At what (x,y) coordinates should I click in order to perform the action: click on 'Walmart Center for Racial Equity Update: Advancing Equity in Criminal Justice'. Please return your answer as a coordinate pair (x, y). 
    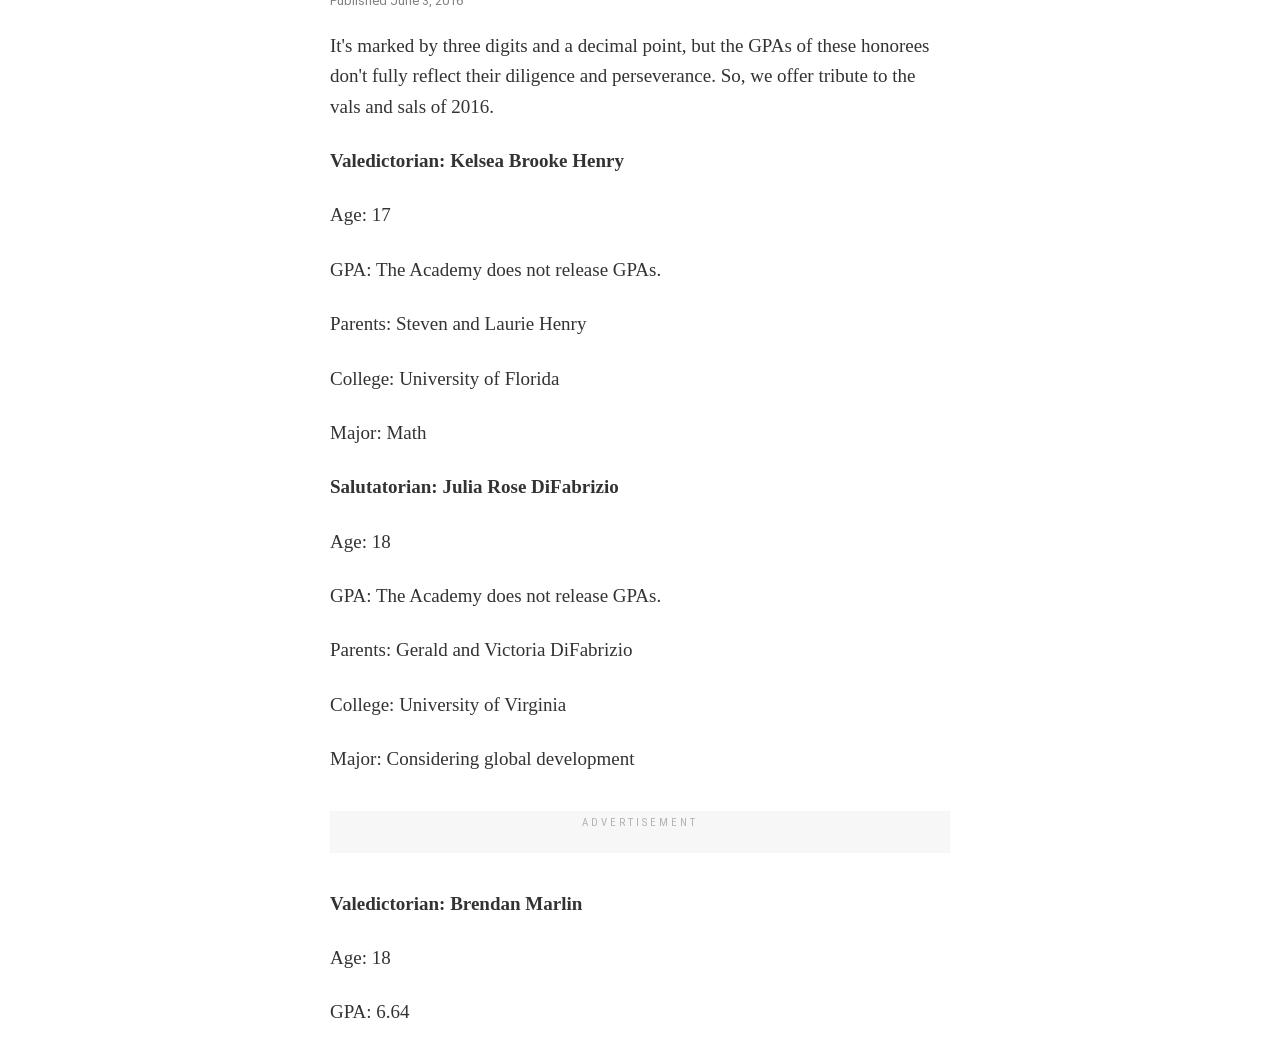
    Looking at the image, I should click on (452, 952).